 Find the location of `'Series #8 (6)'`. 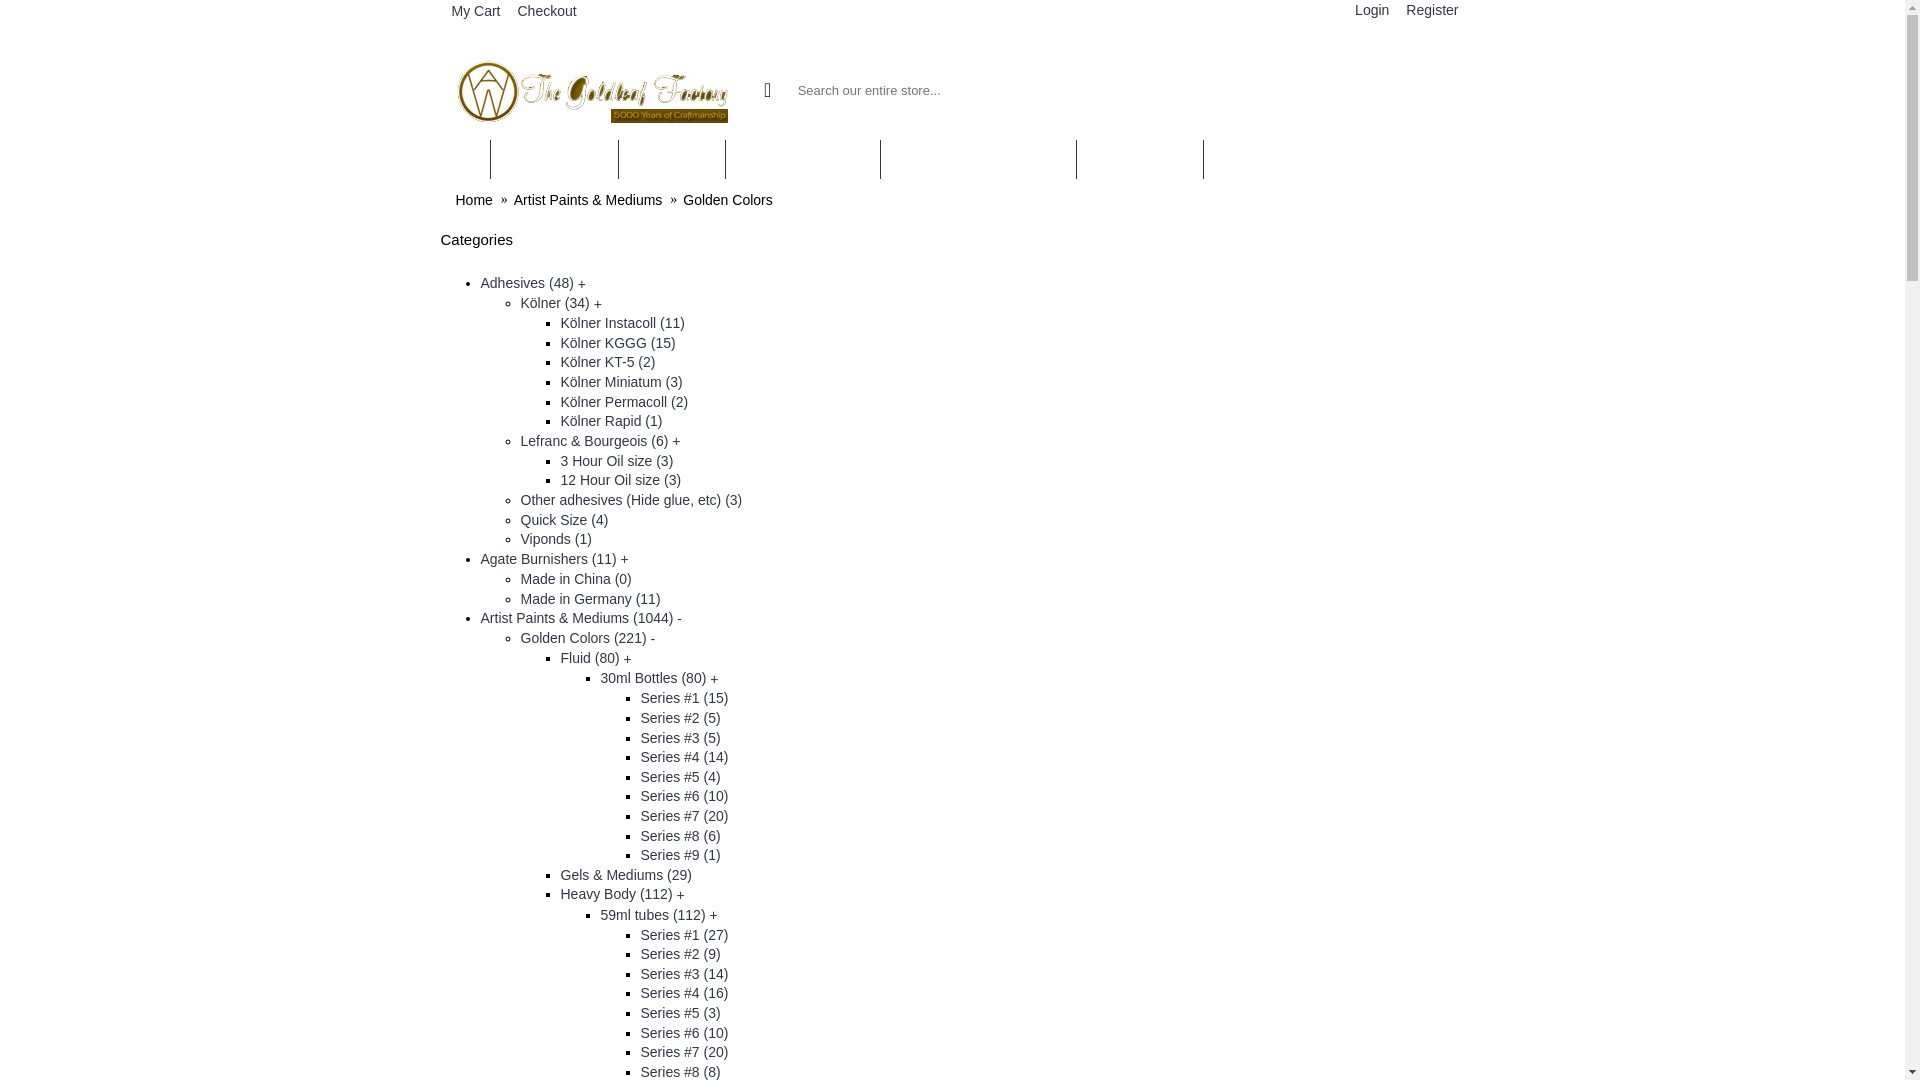

'Series #8 (6)' is located at coordinates (638, 836).